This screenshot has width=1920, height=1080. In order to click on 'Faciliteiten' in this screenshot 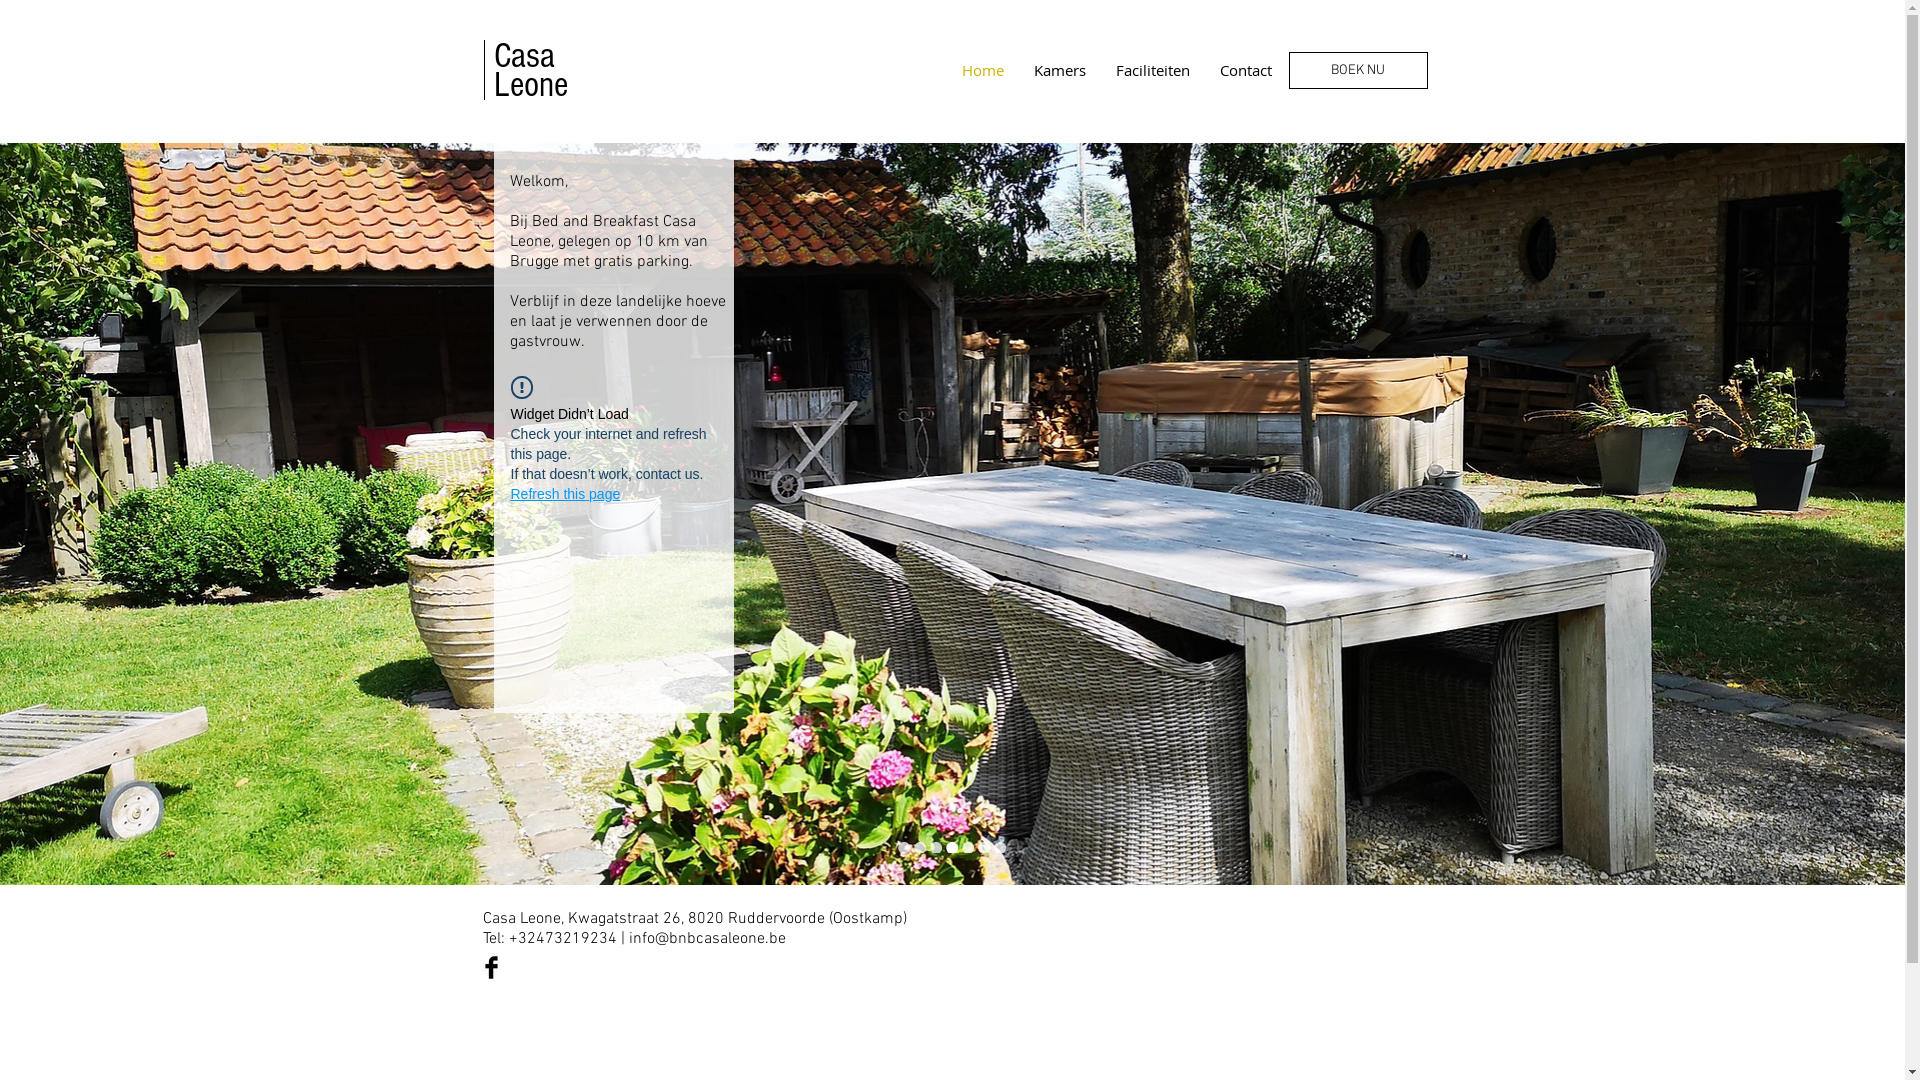, I will do `click(1152, 68)`.